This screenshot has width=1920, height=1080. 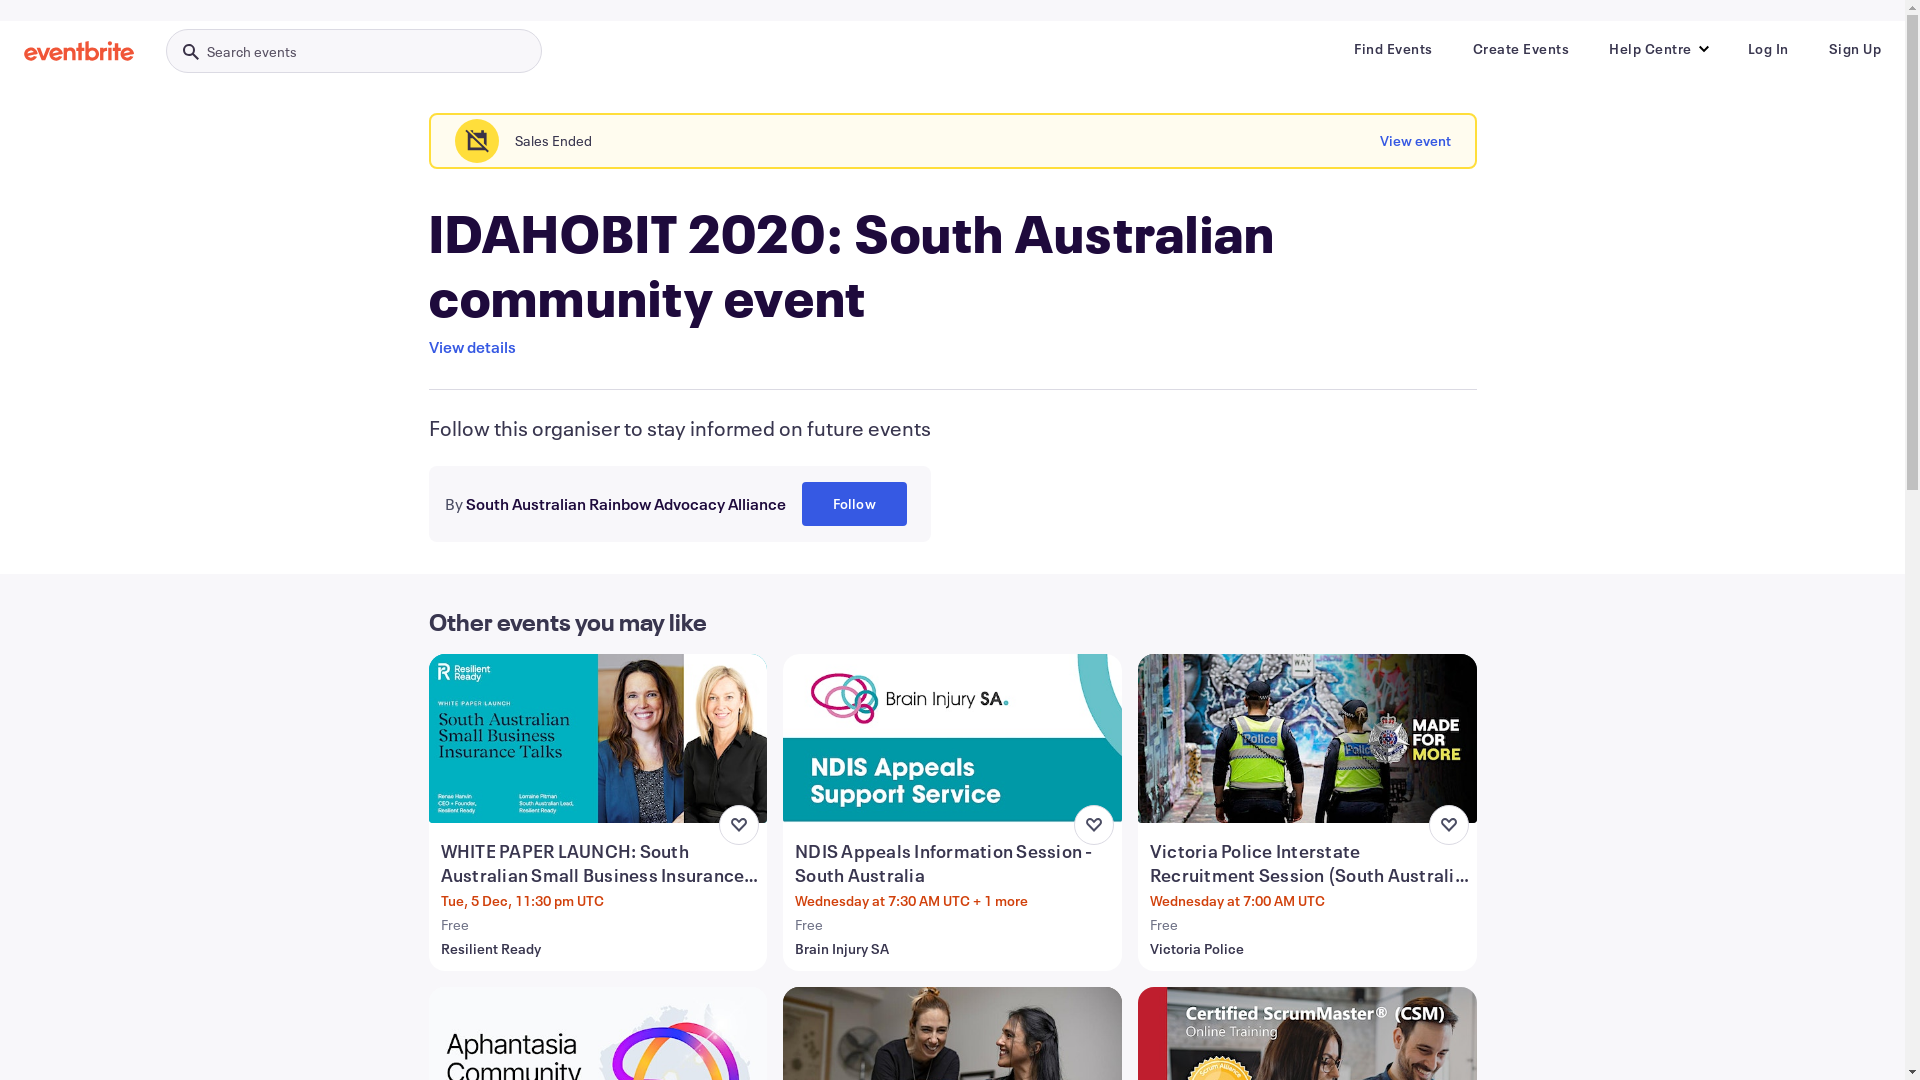 I want to click on 'View event', so click(x=1379, y=140).